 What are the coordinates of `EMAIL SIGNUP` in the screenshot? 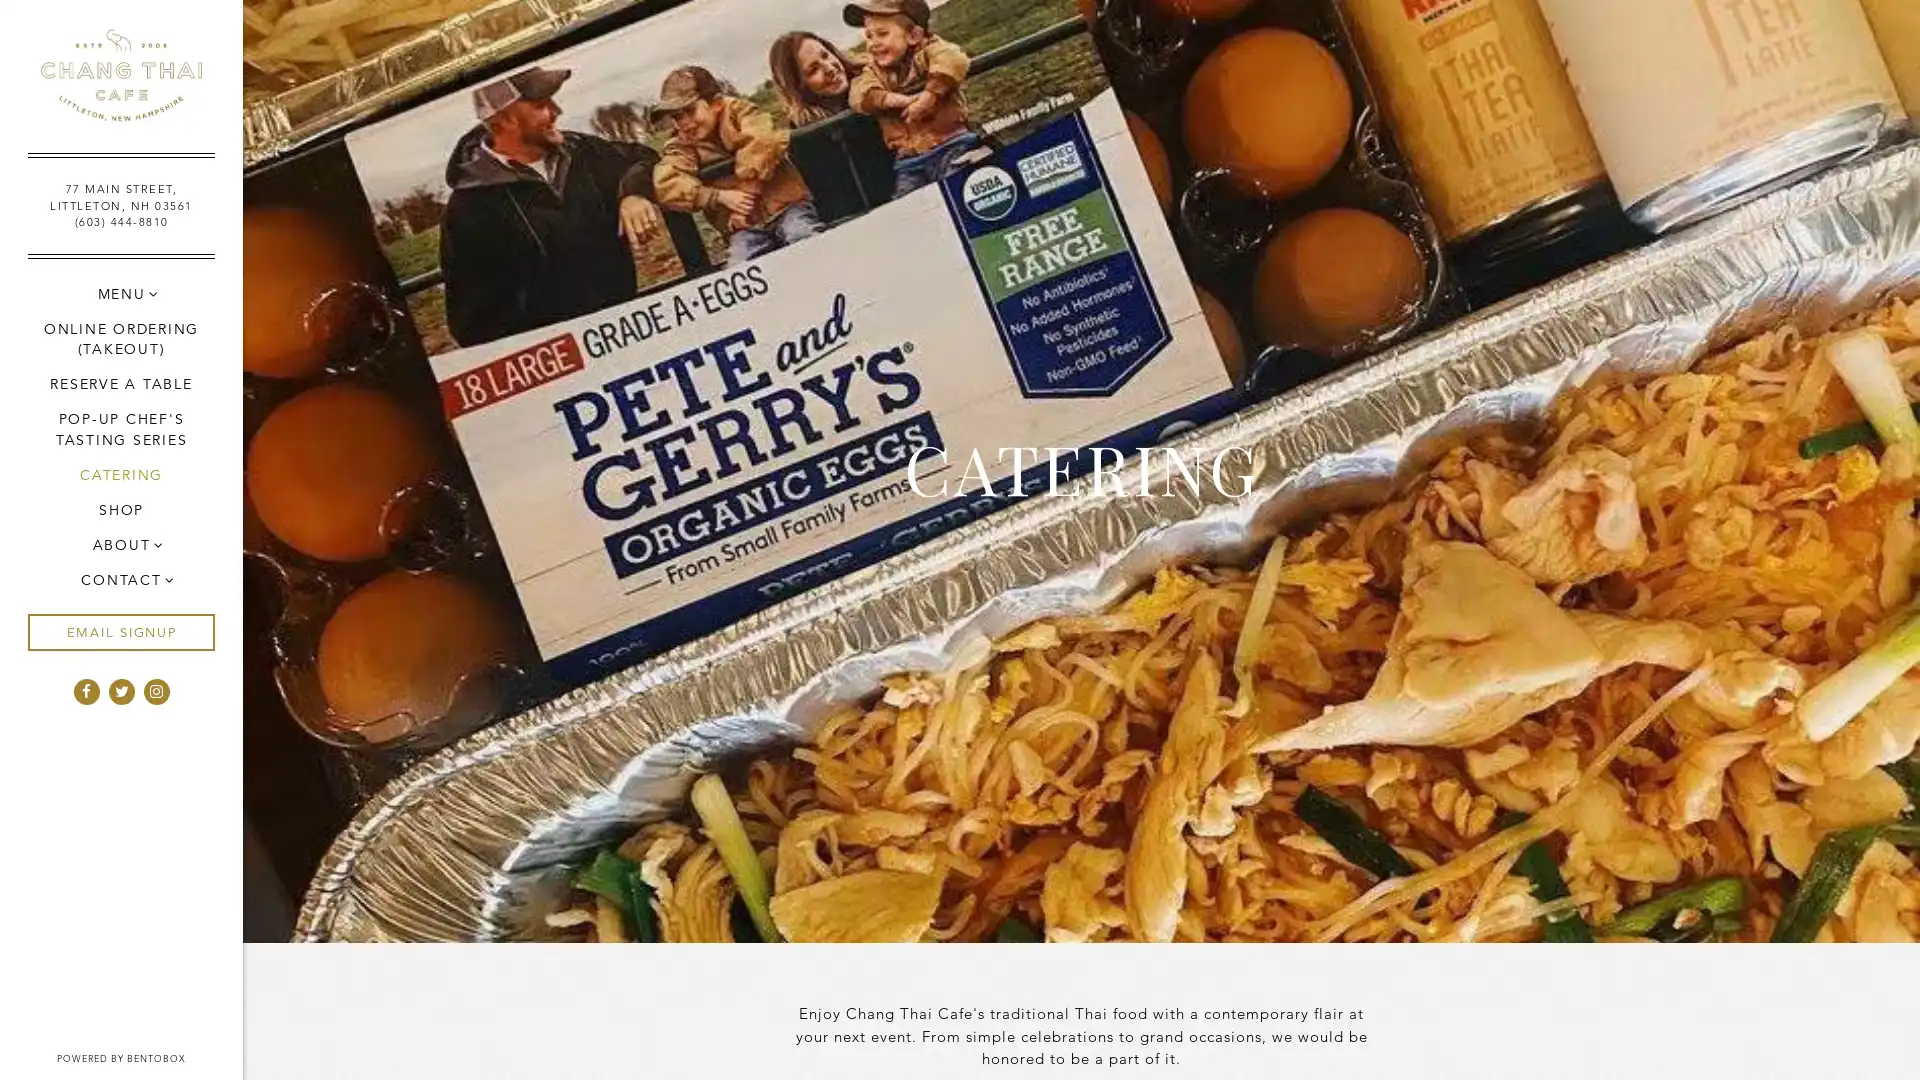 It's located at (119, 632).